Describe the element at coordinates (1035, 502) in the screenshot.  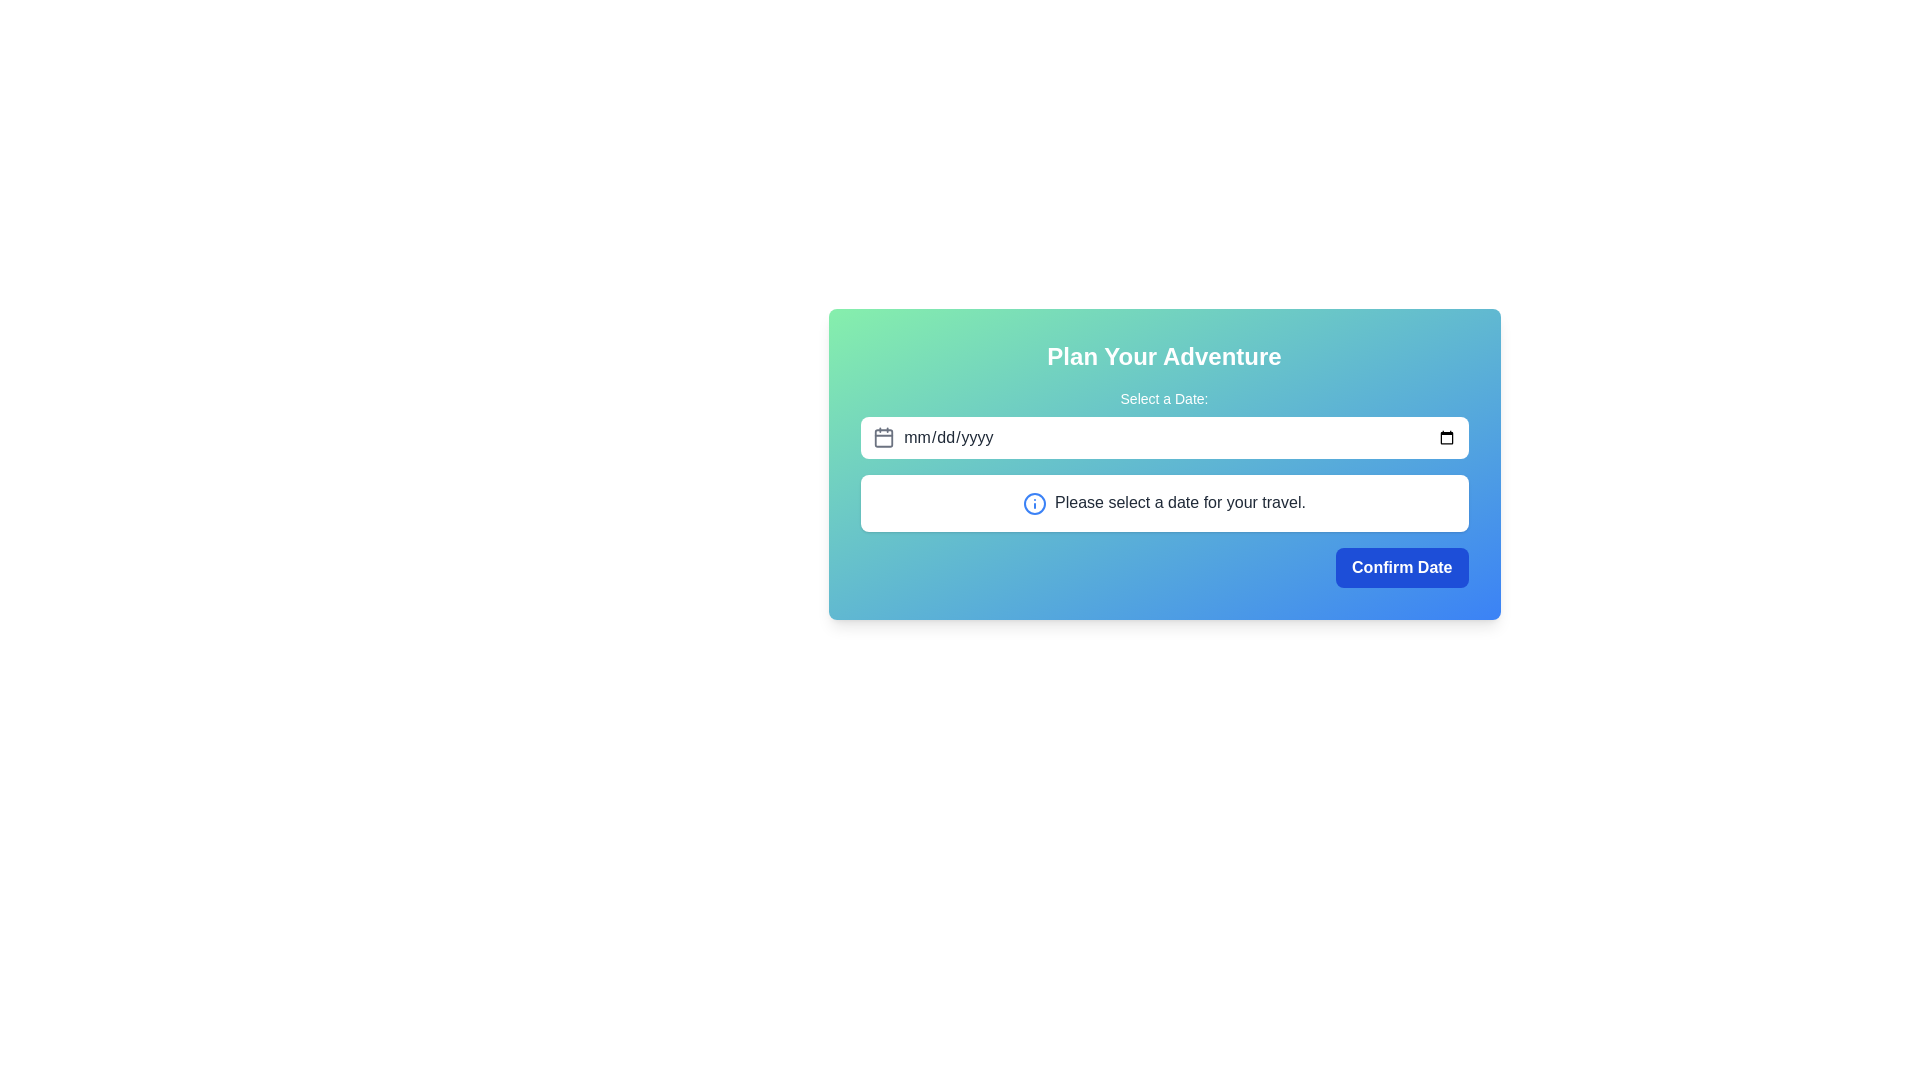
I see `the informational icon located to the left of the text 'Please select a date for your travel.' for more details` at that location.